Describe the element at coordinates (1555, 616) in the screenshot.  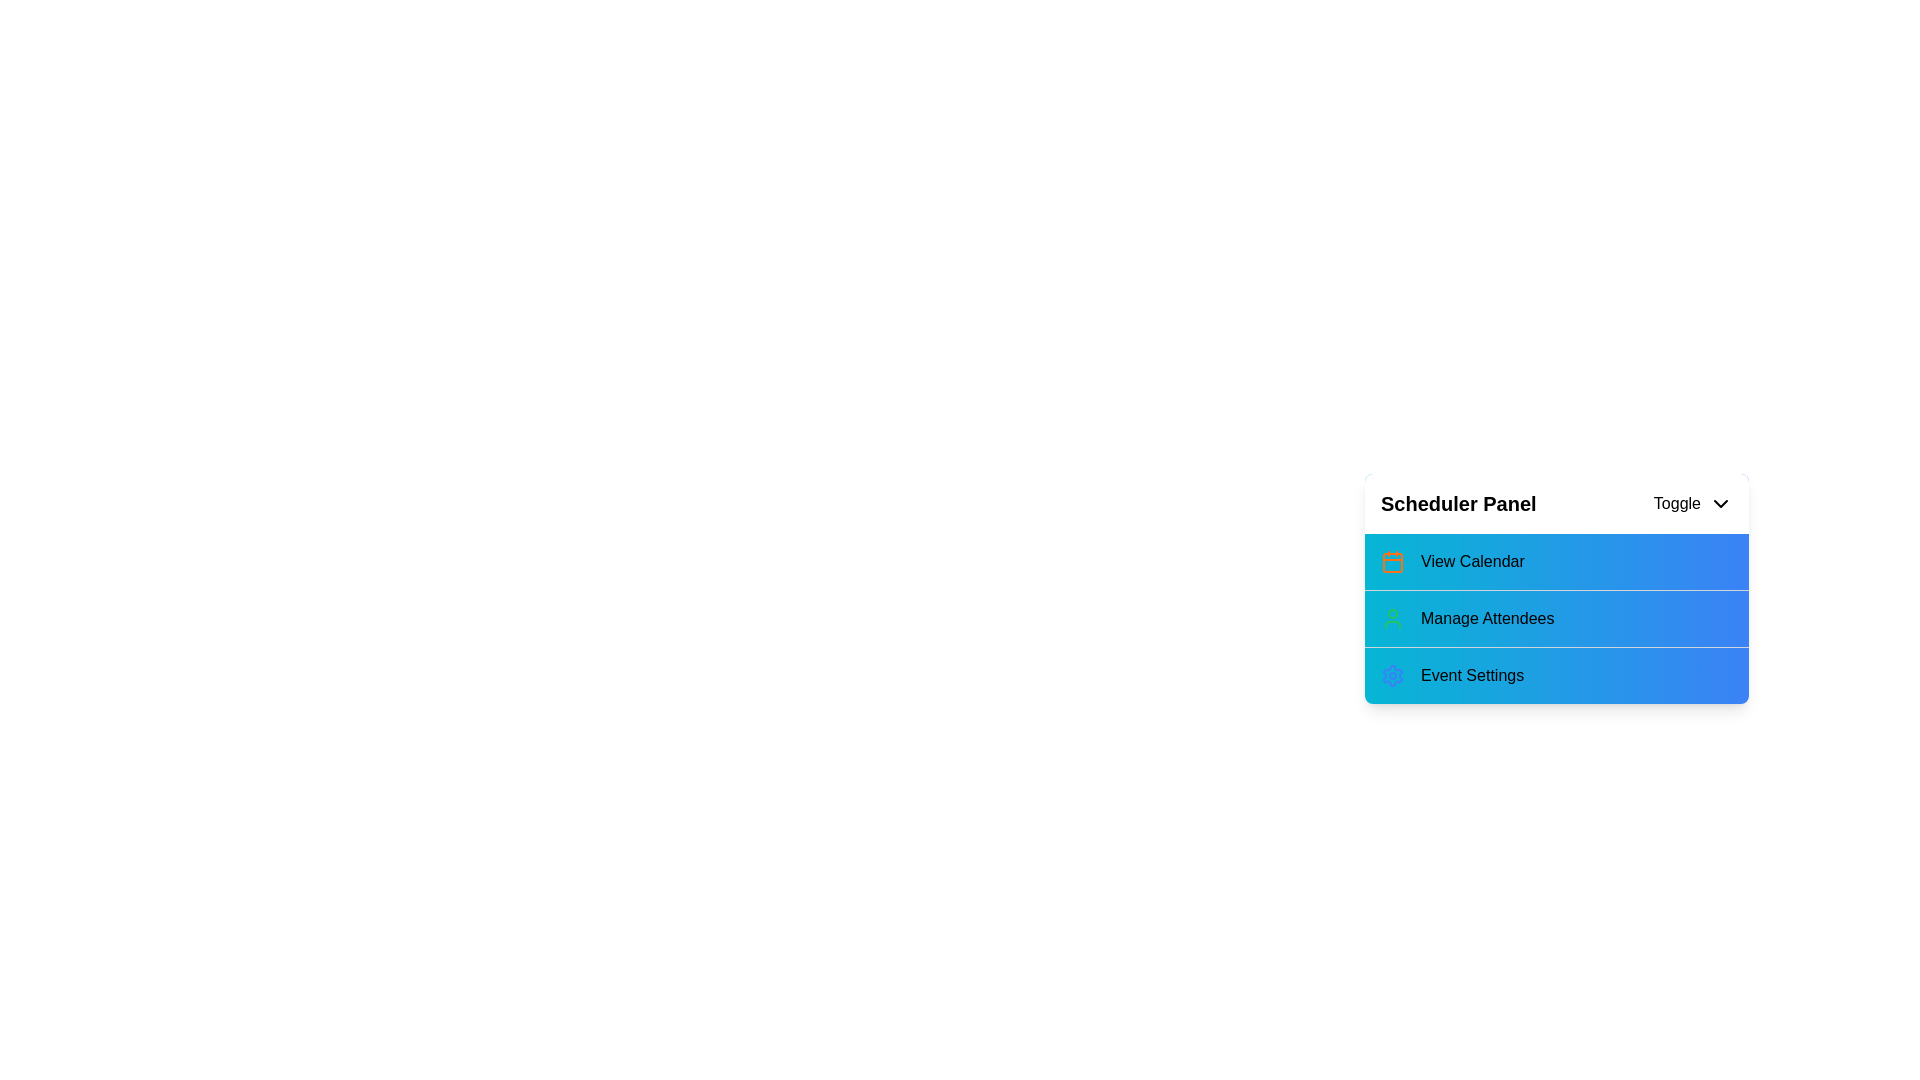
I see `the 'Manage Attendees' option in the Scheduler Menu` at that location.